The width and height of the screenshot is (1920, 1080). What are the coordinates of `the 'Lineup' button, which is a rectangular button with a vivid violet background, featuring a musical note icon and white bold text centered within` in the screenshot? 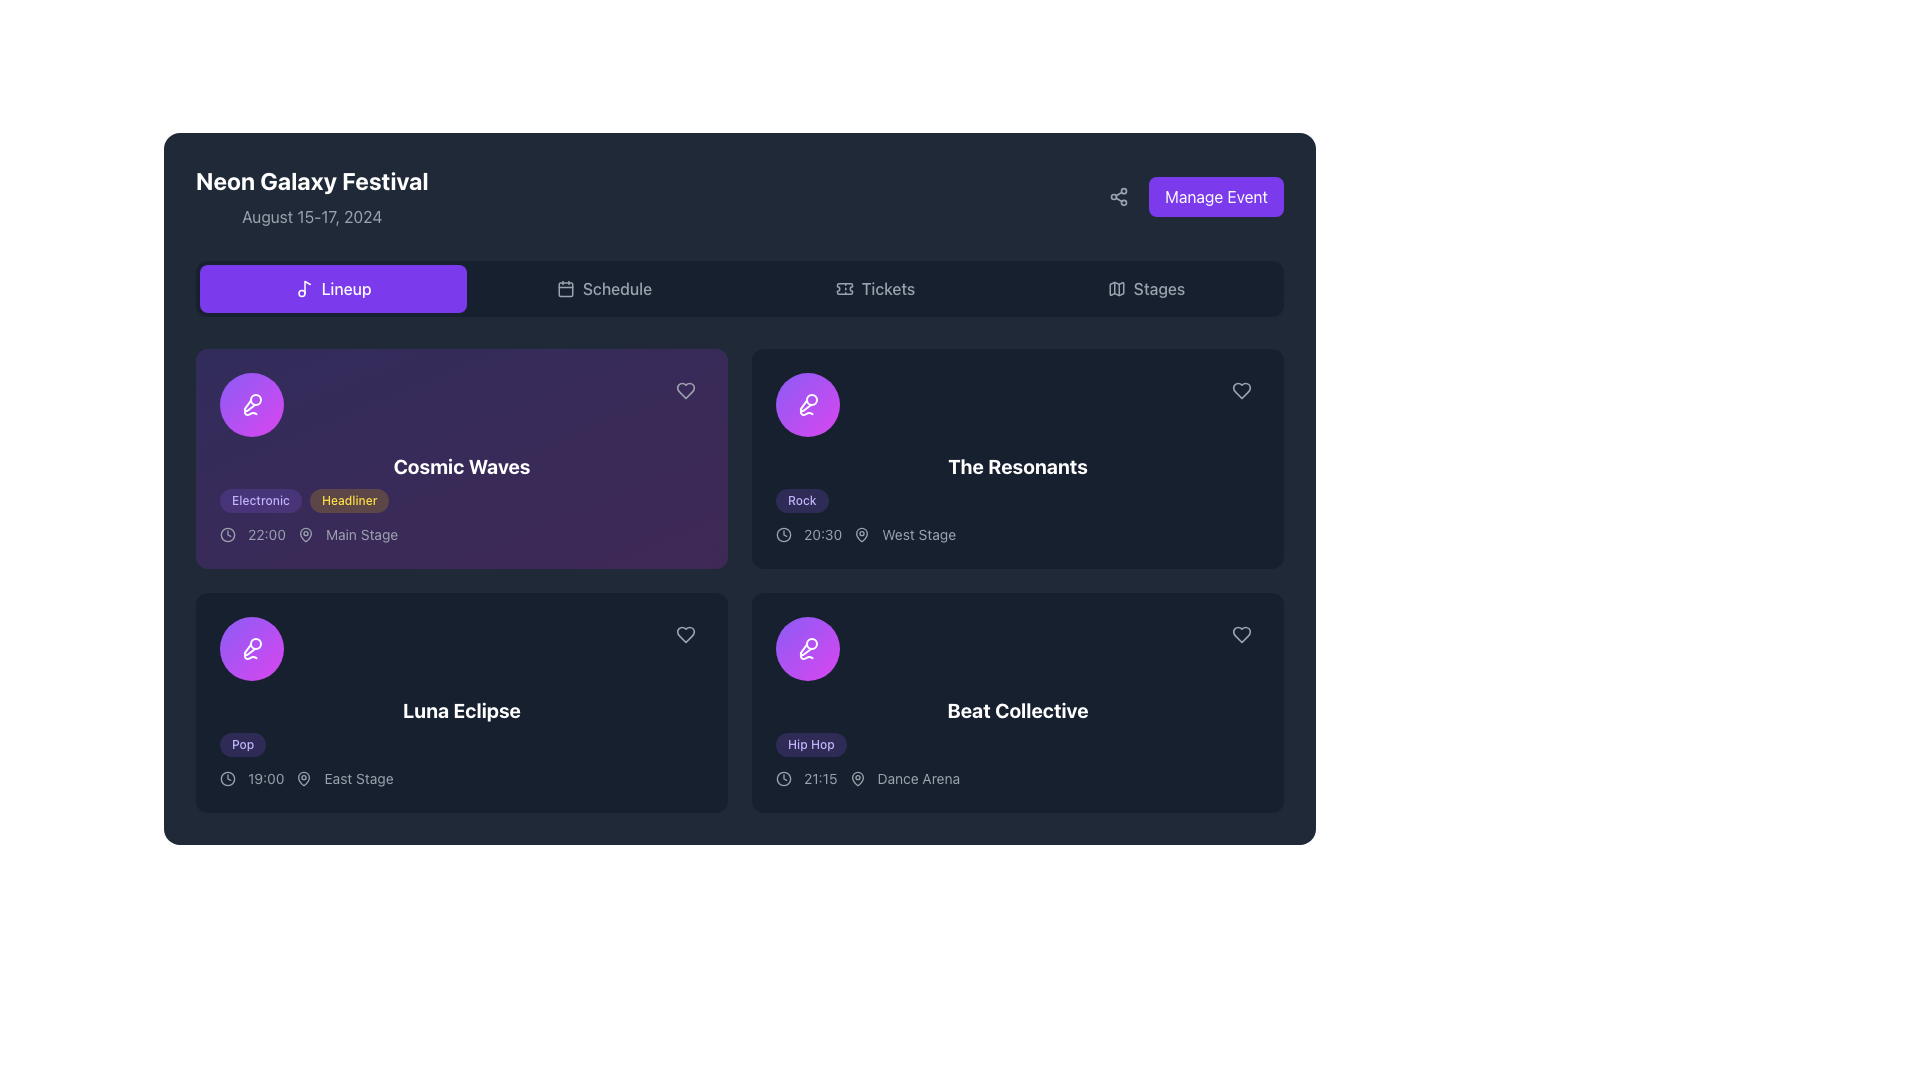 It's located at (333, 289).